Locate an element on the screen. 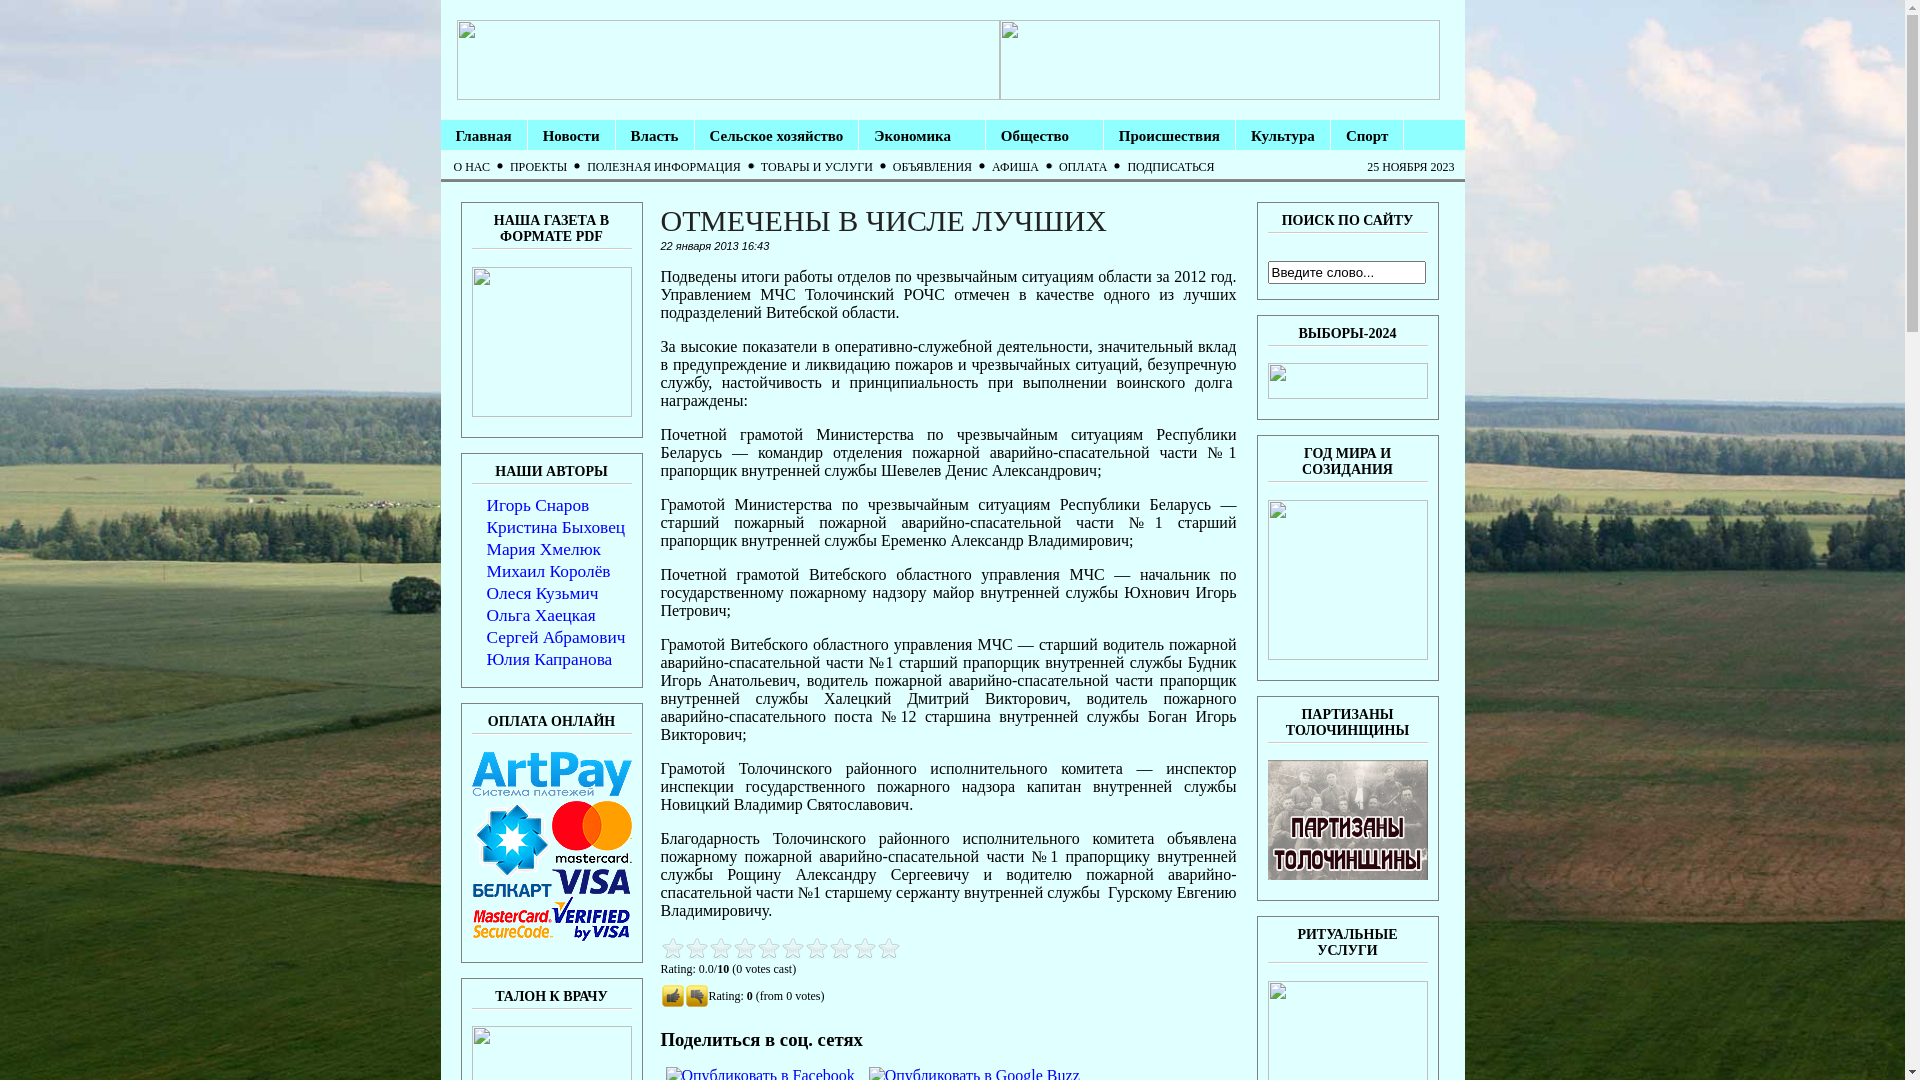  '1 / 10' is located at coordinates (672, 947).